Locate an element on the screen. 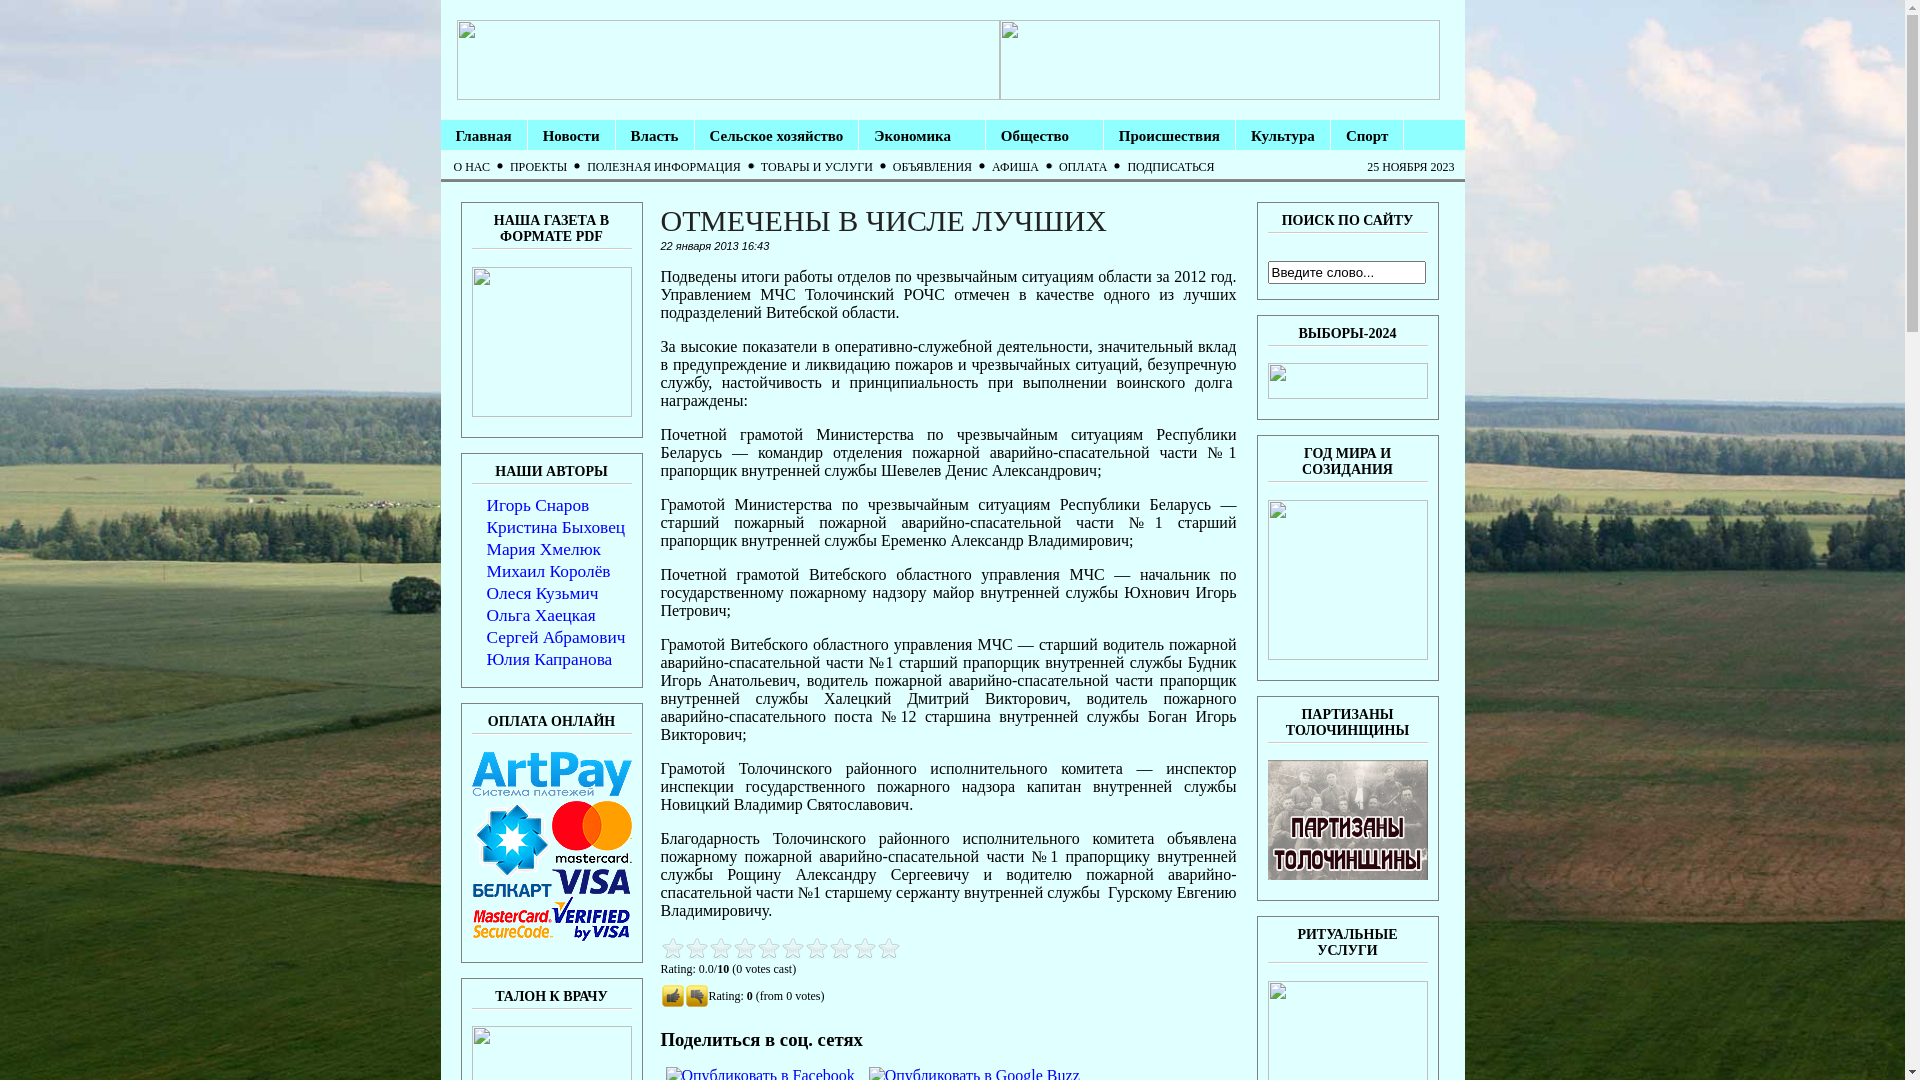  '1 / 10' is located at coordinates (672, 947).